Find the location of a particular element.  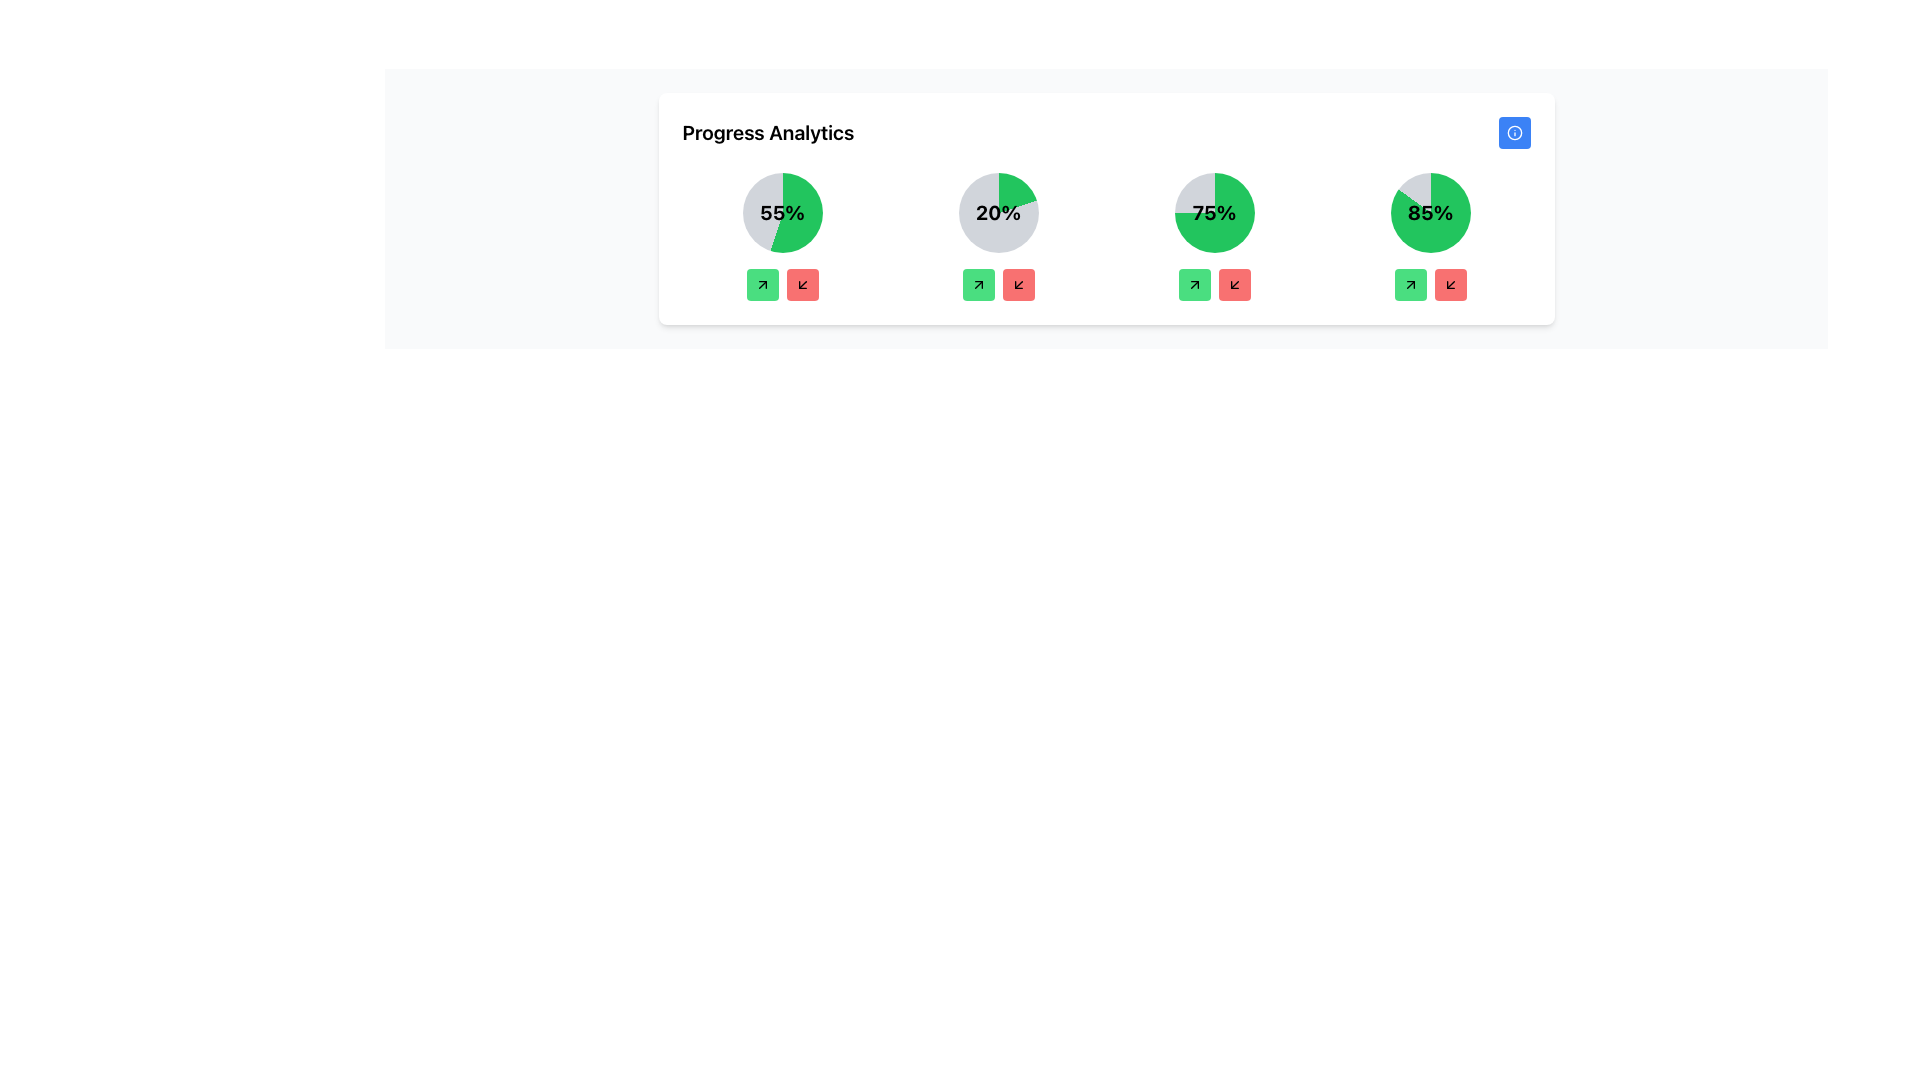

the SVG Icon within the third green button from the left is located at coordinates (1194, 285).